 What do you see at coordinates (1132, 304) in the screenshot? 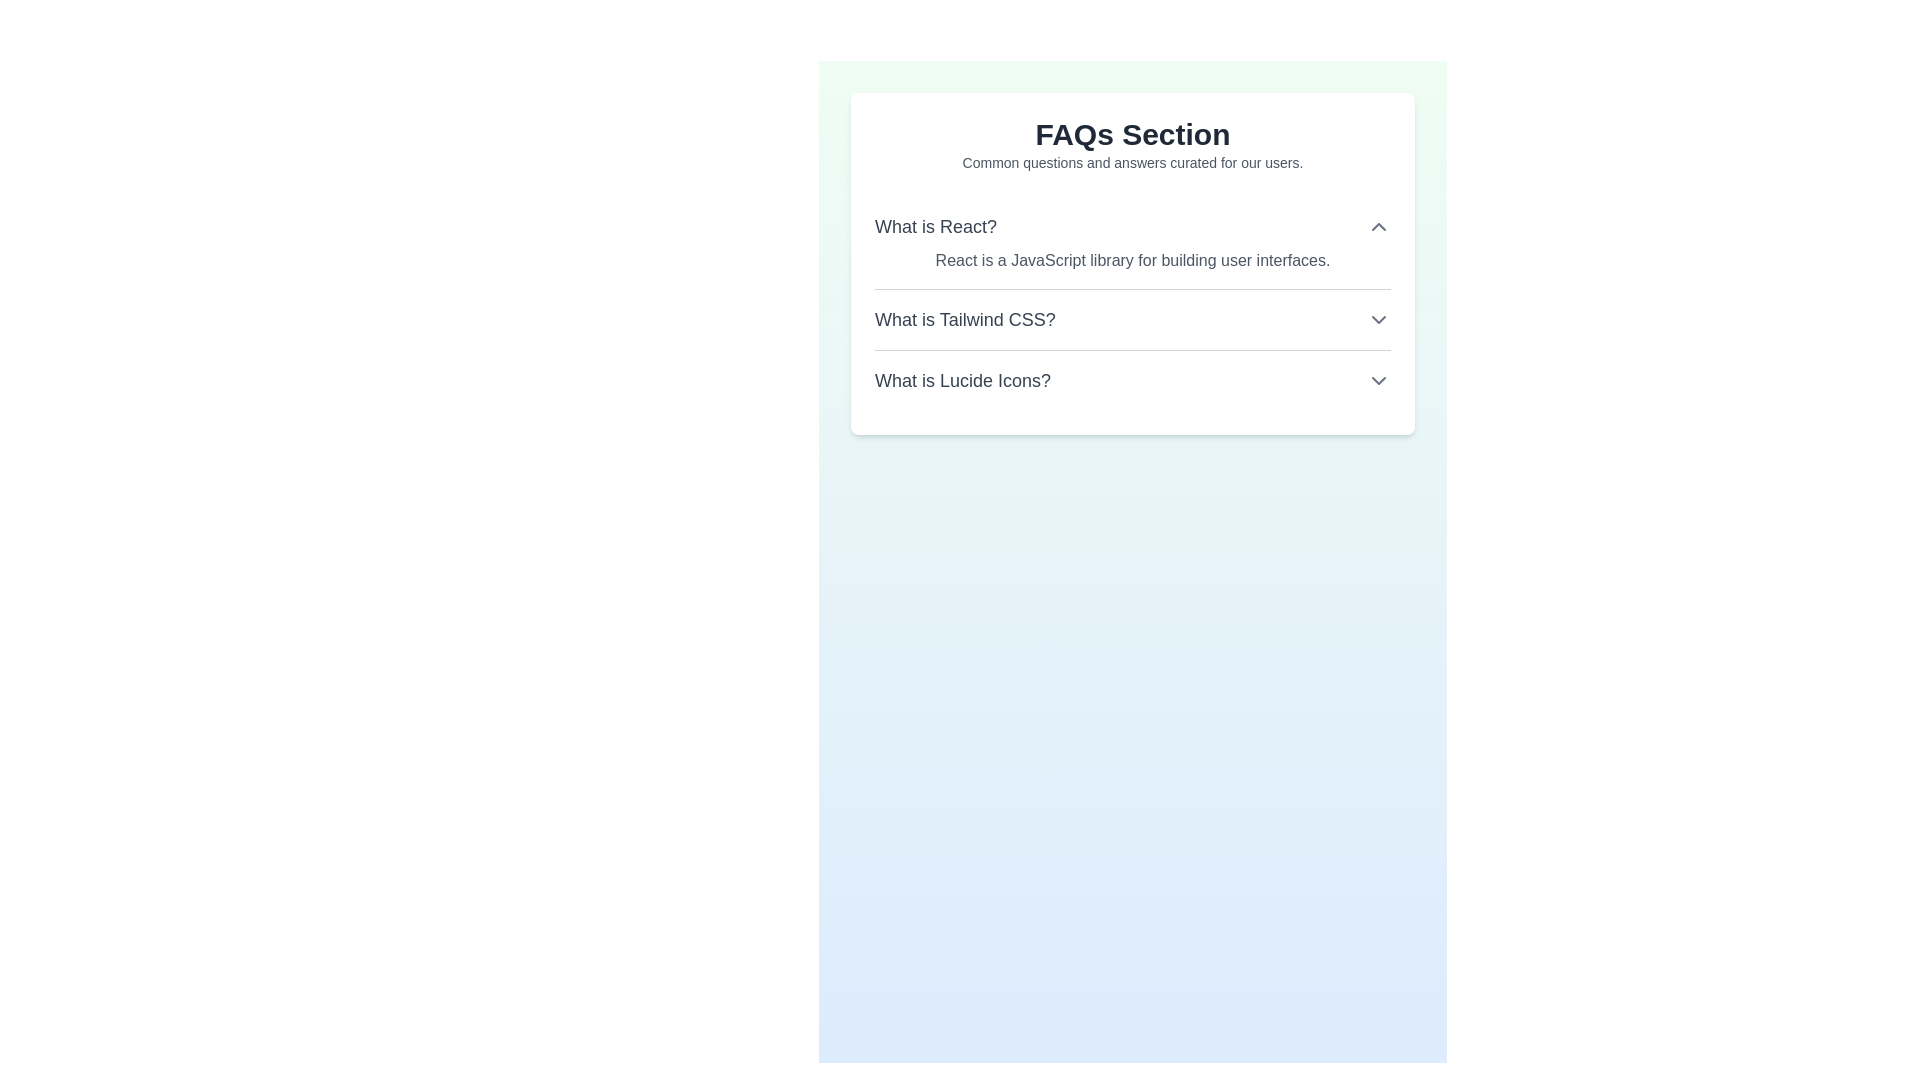
I see `the button labeled 'What is Tailwind CSS?'` at bounding box center [1132, 304].